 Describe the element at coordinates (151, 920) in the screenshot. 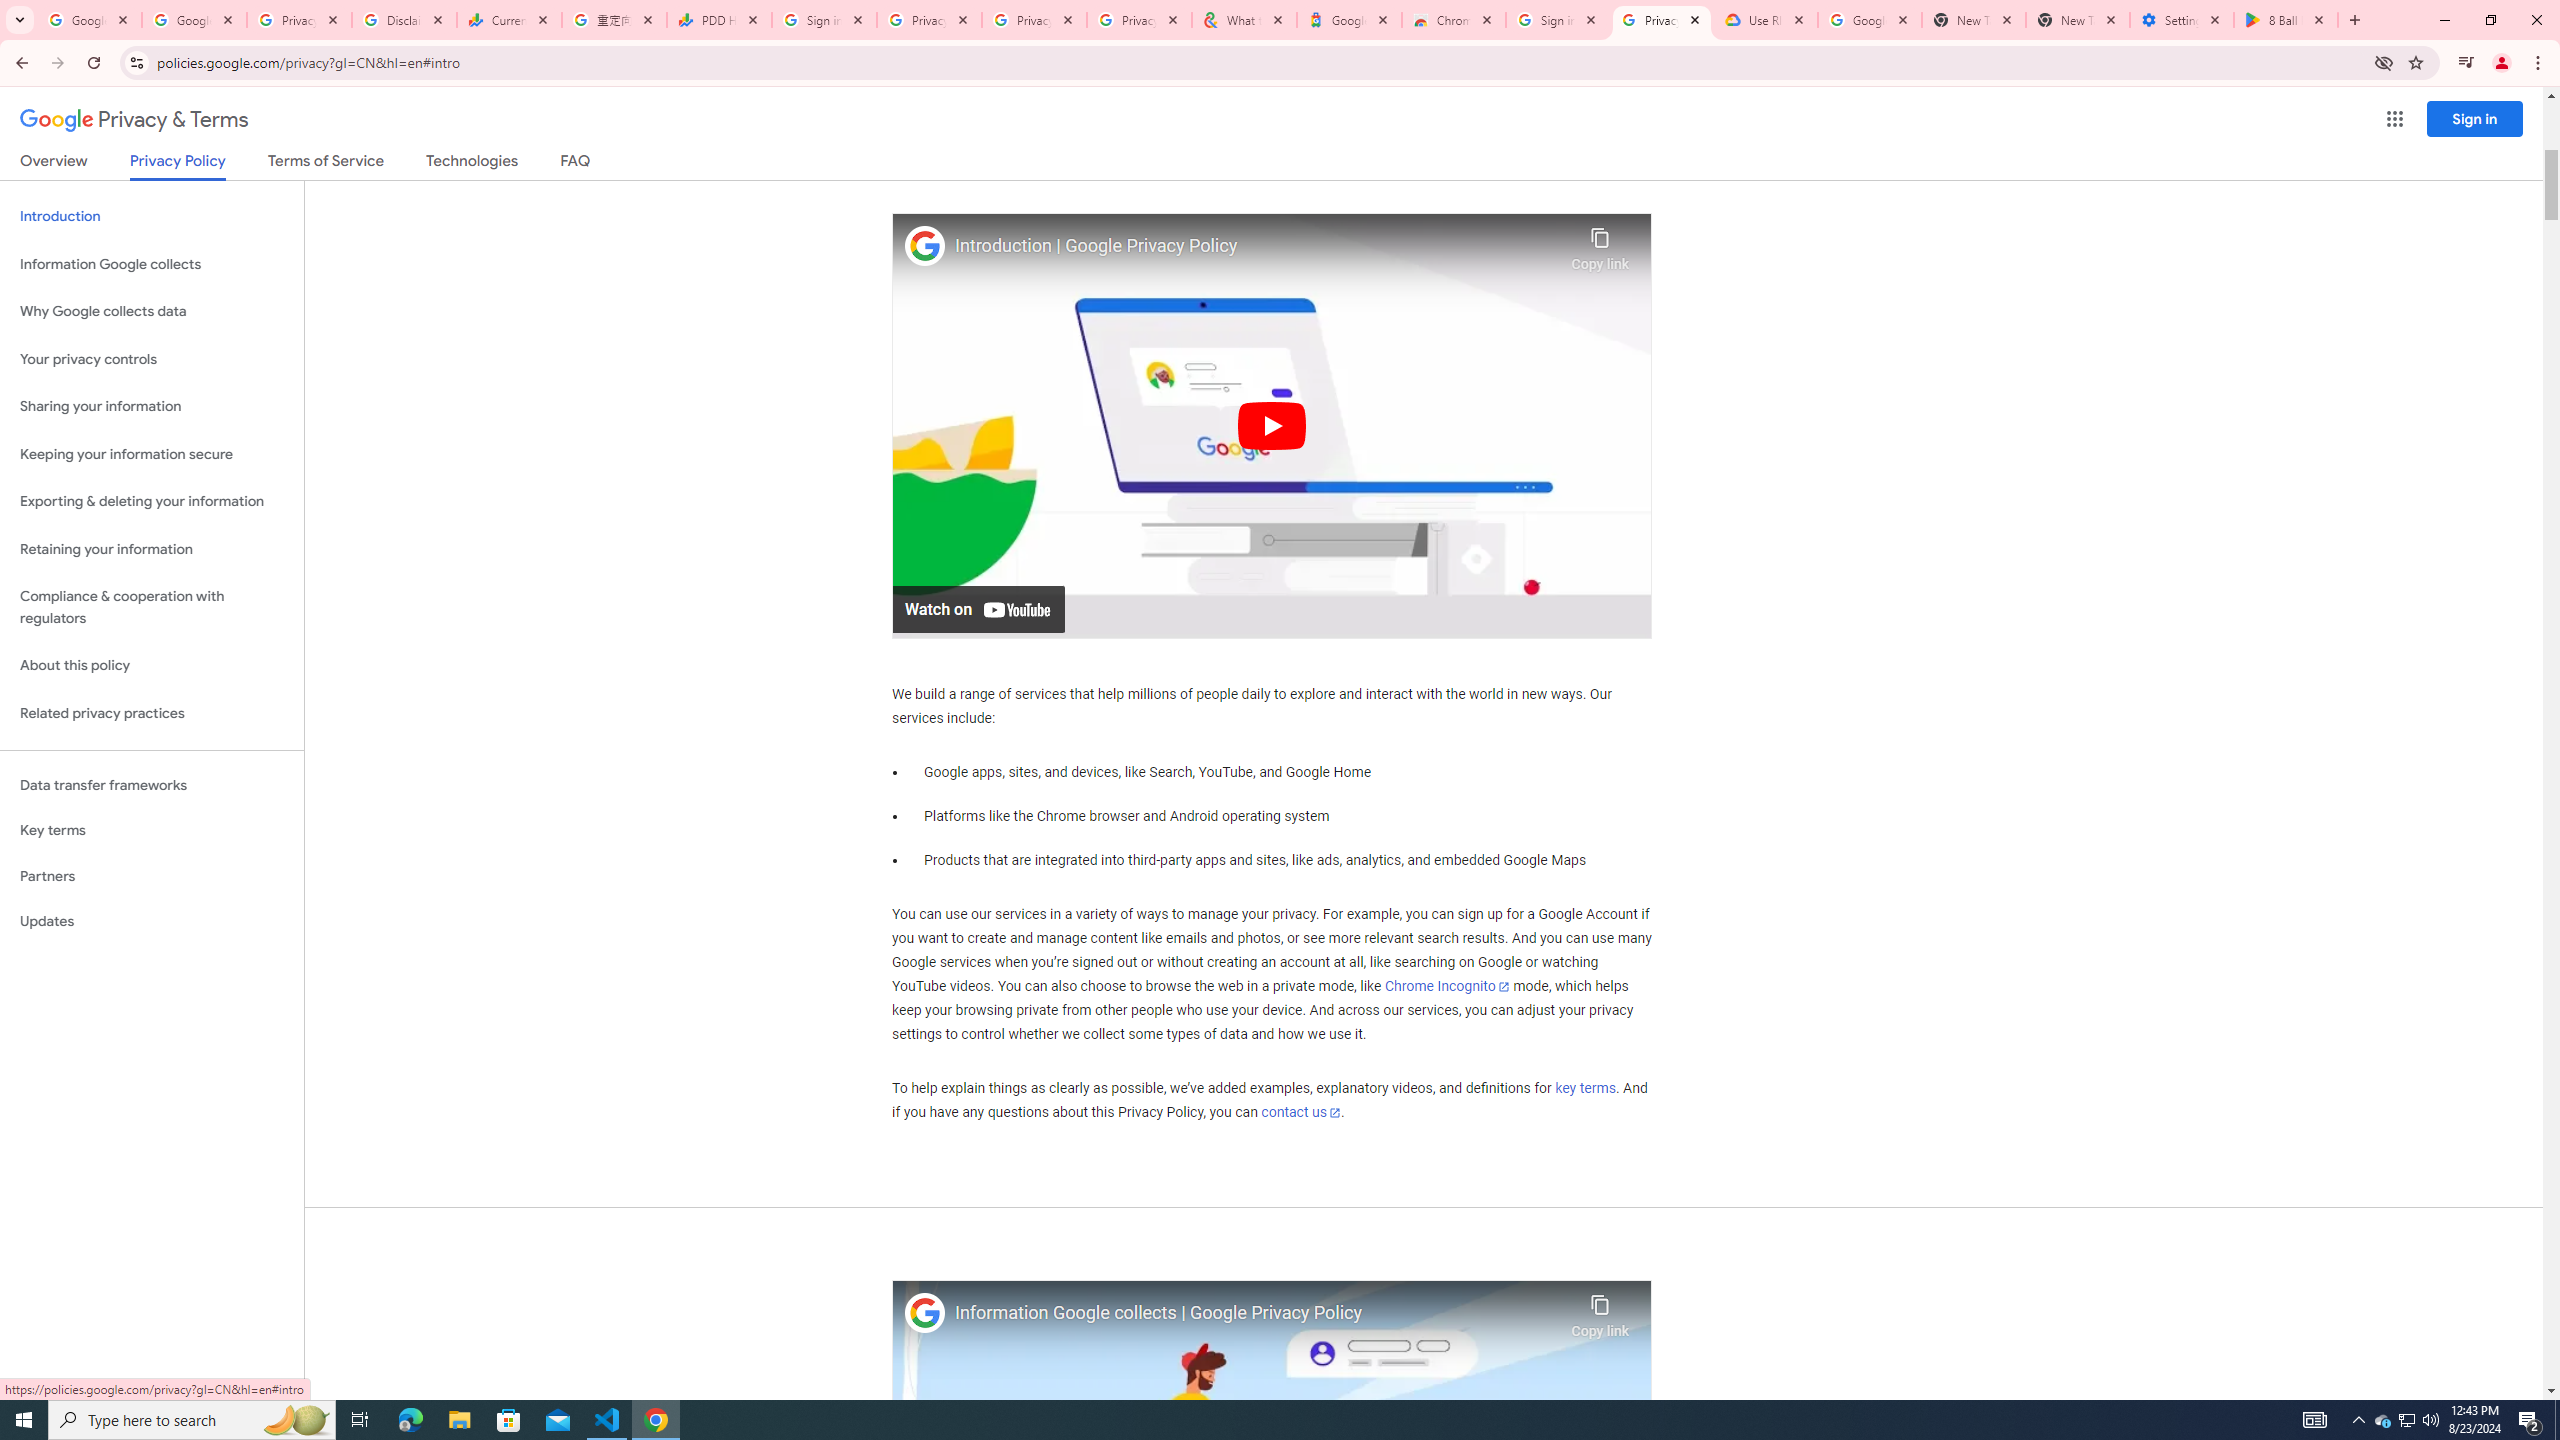

I see `'Updates'` at that location.